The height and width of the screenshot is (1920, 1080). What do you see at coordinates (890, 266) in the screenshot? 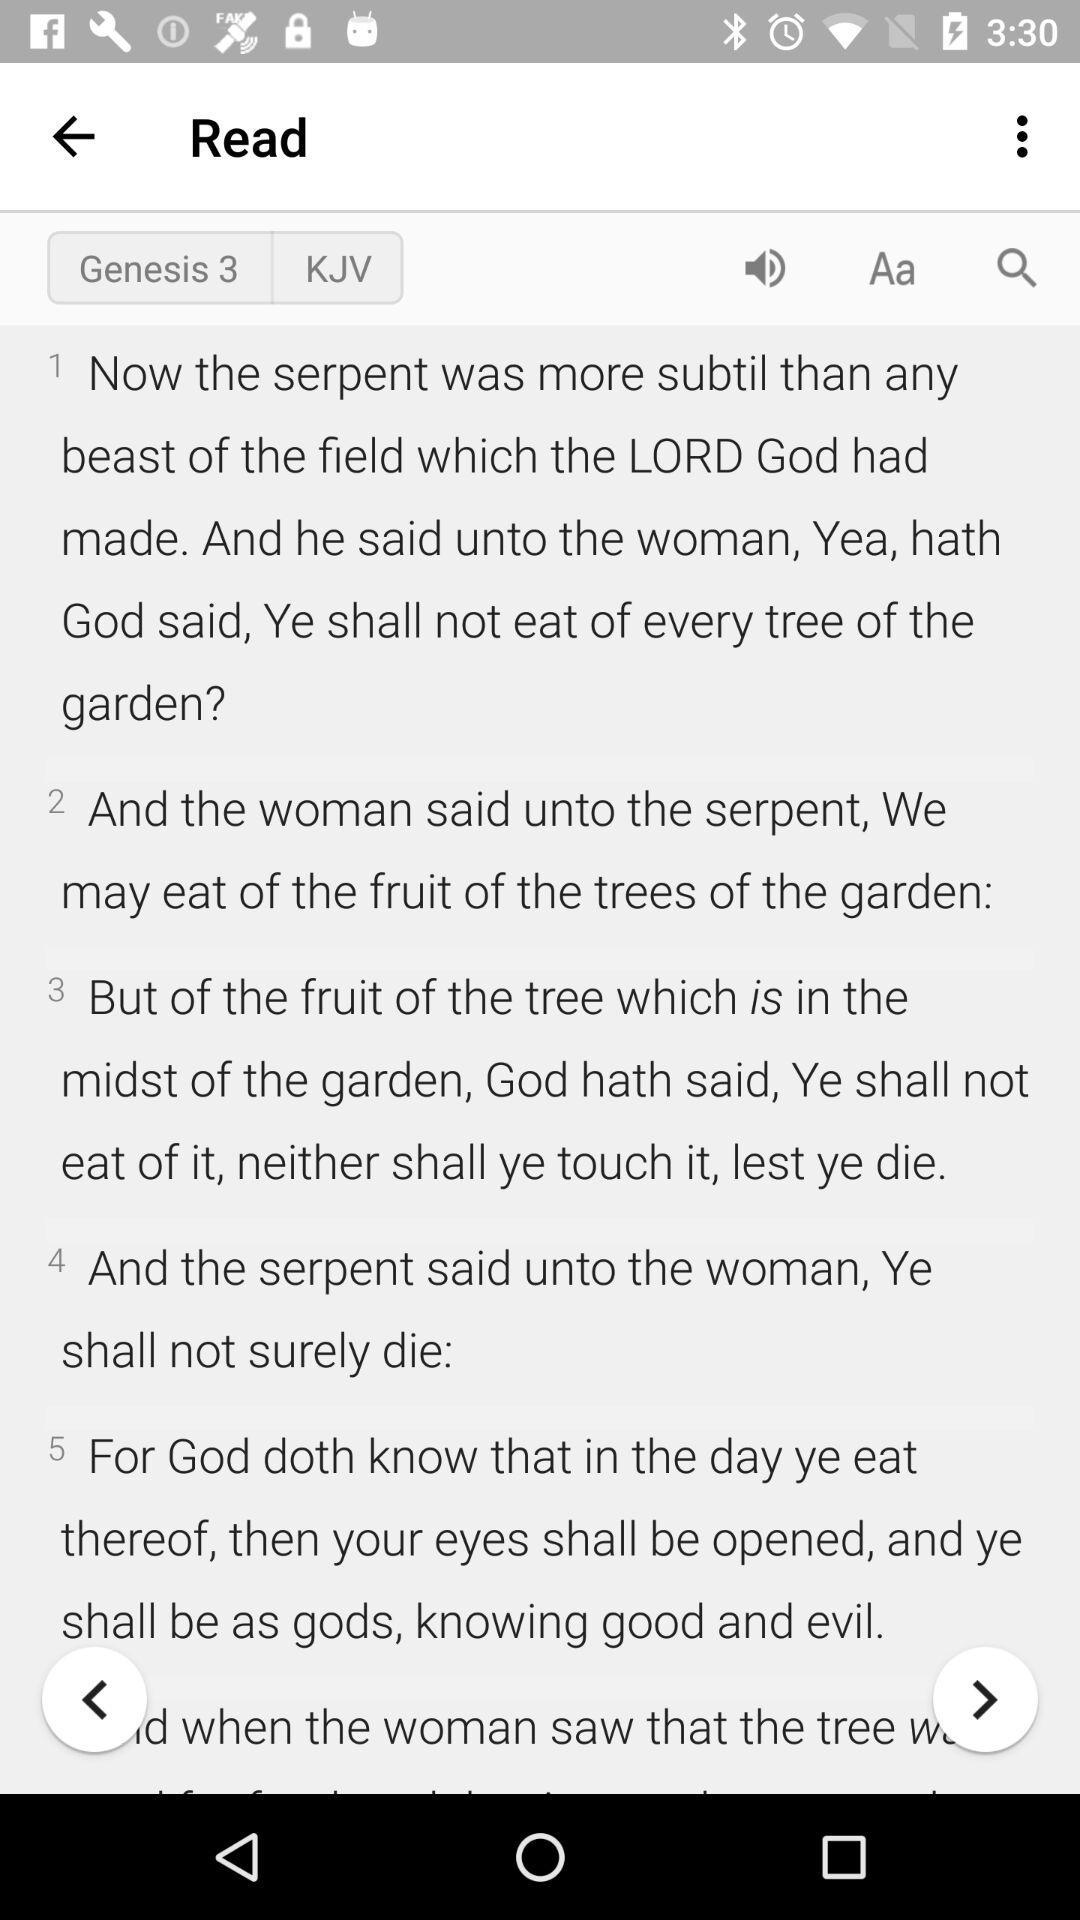
I see `the item above the 1 now the icon` at bounding box center [890, 266].